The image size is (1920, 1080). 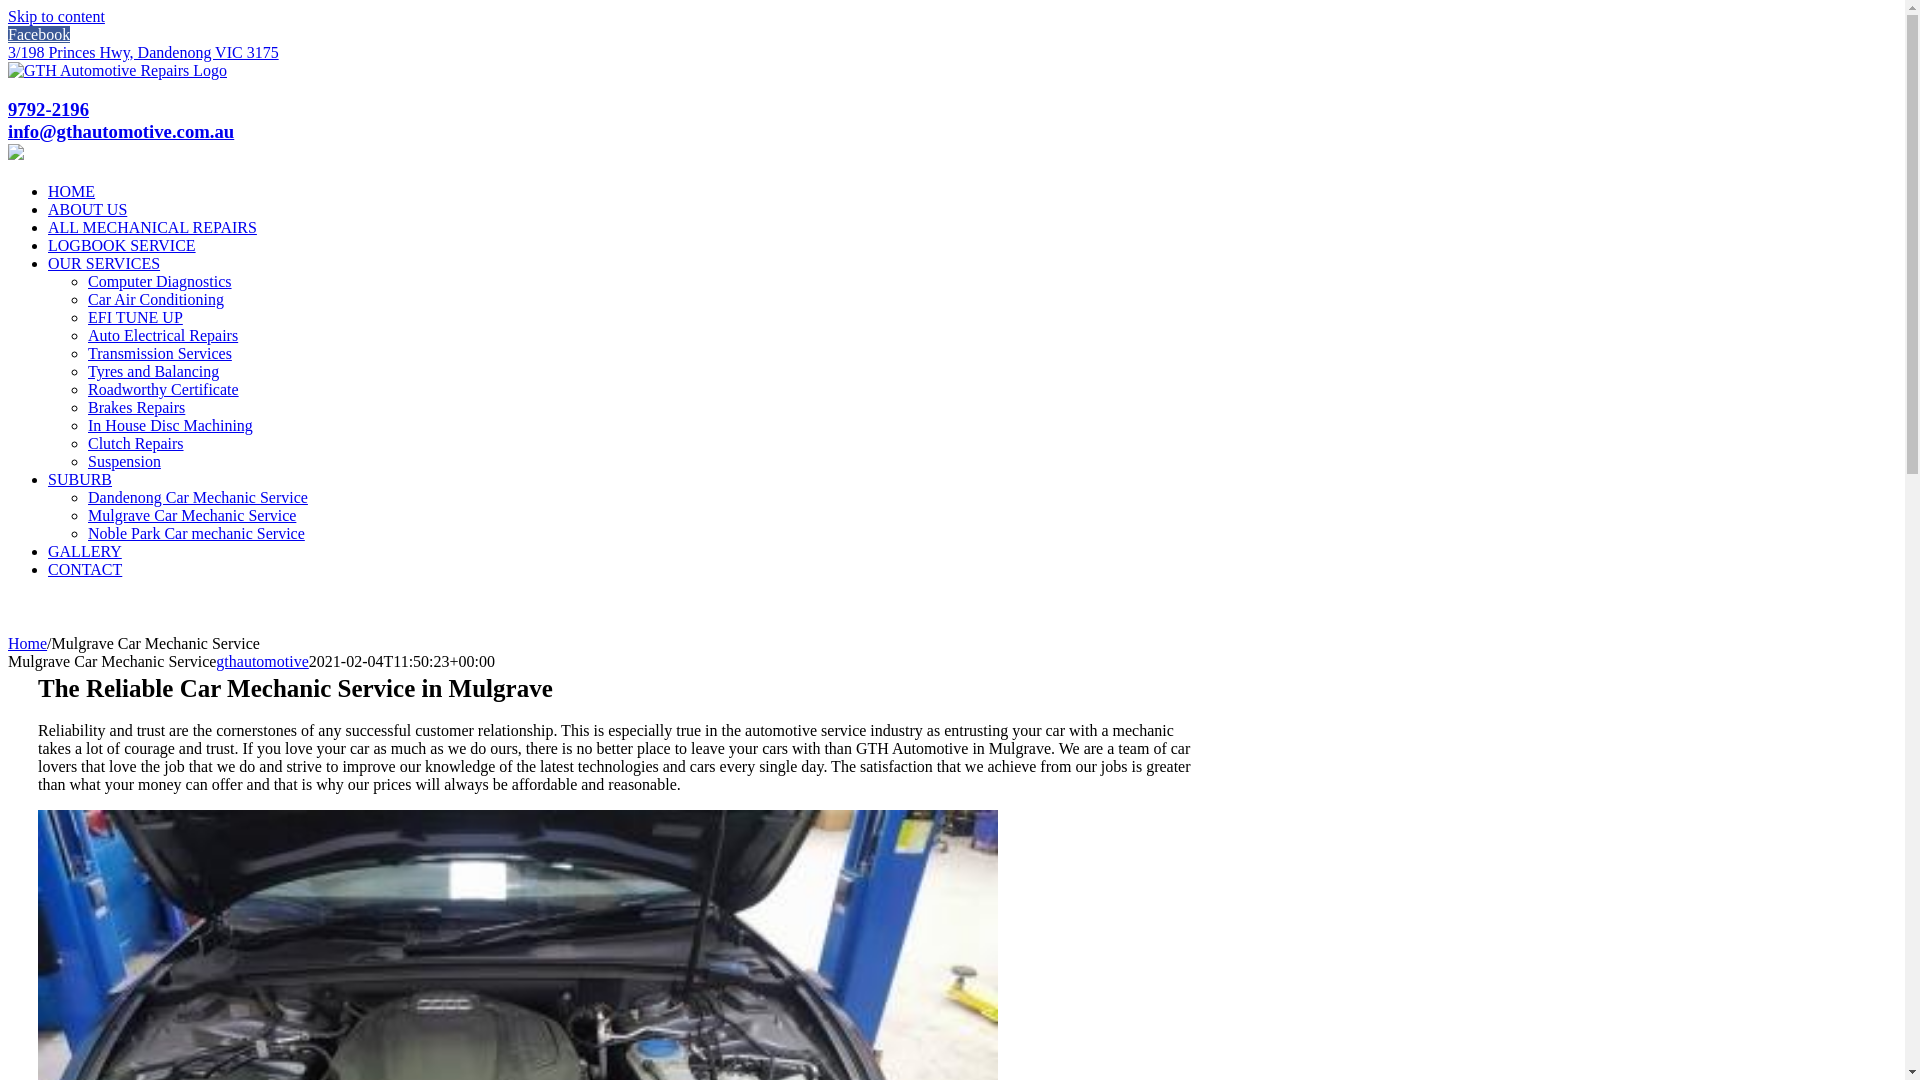 What do you see at coordinates (71, 191) in the screenshot?
I see `'HOME'` at bounding box center [71, 191].